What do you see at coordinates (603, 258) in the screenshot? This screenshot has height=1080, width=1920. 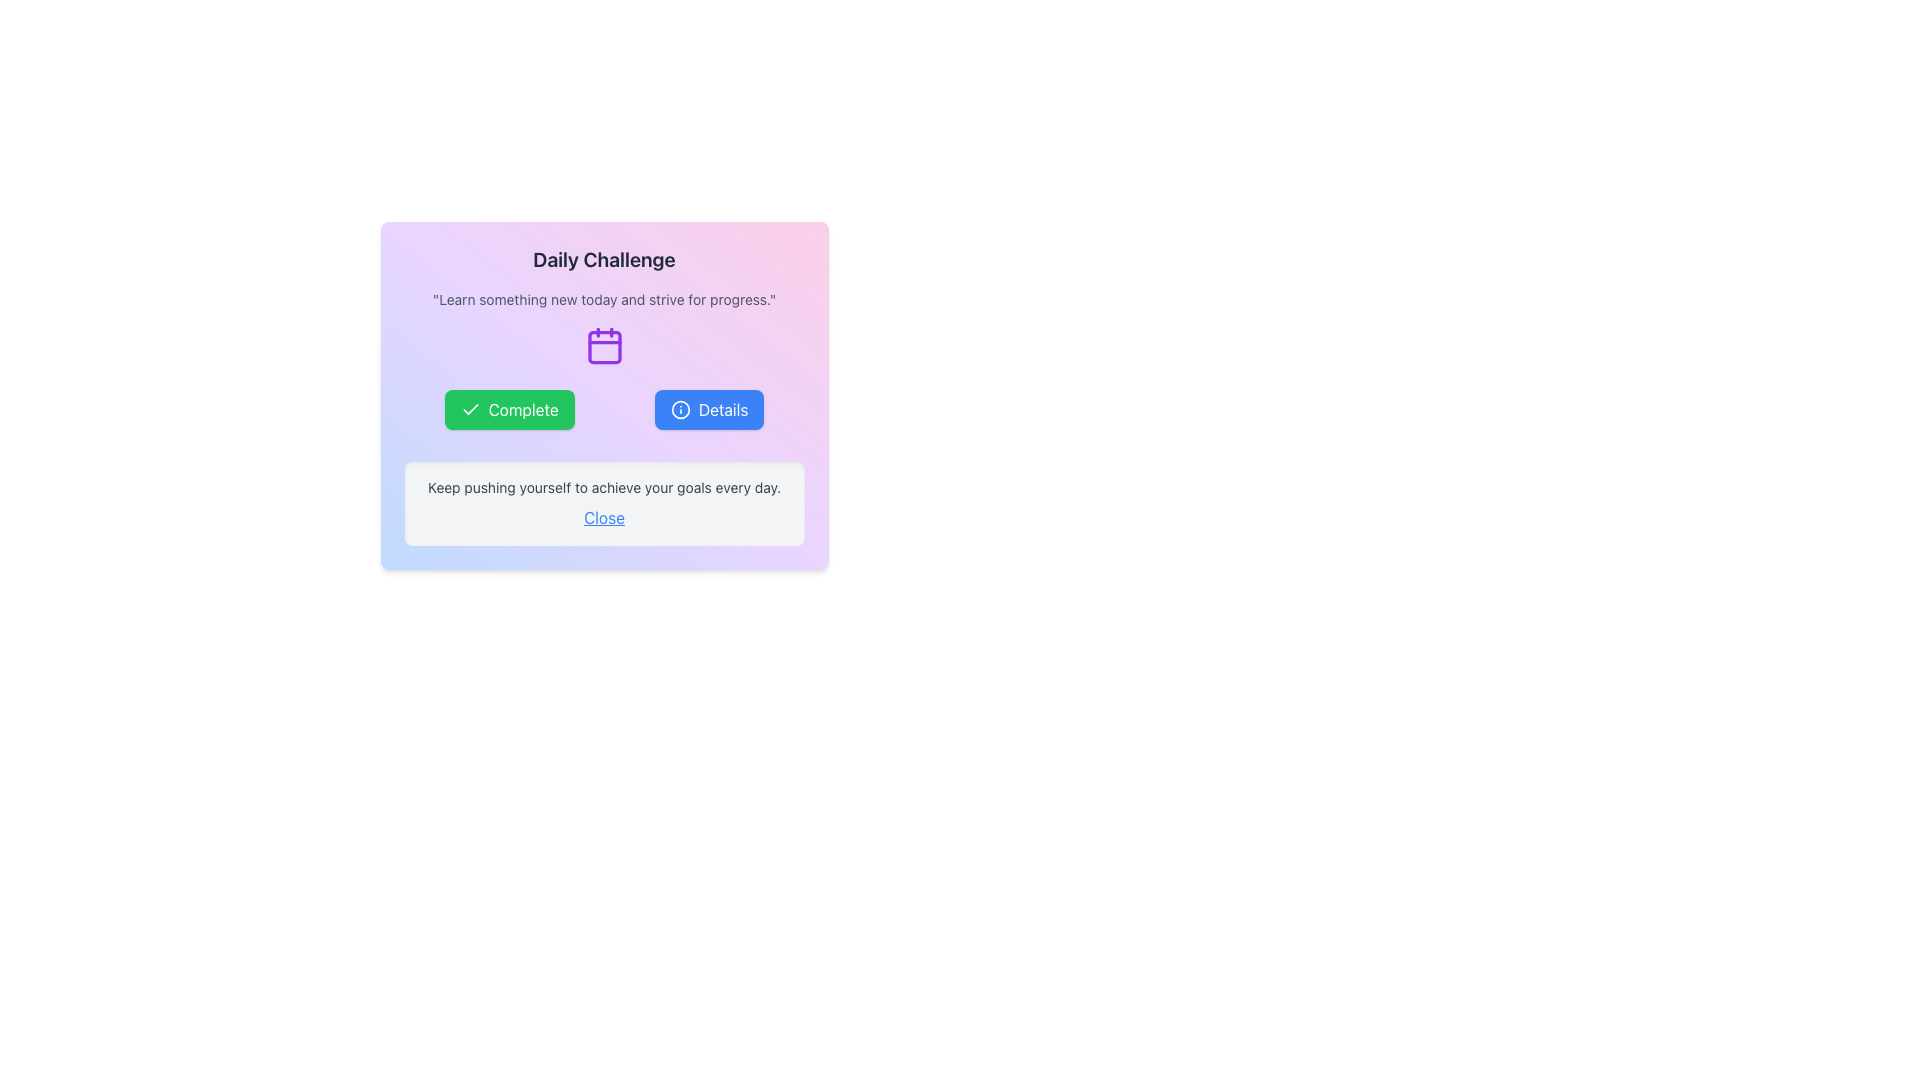 I see `the non-interactive heading 'Daily Challenge' located at the top of the gradient-colored card` at bounding box center [603, 258].